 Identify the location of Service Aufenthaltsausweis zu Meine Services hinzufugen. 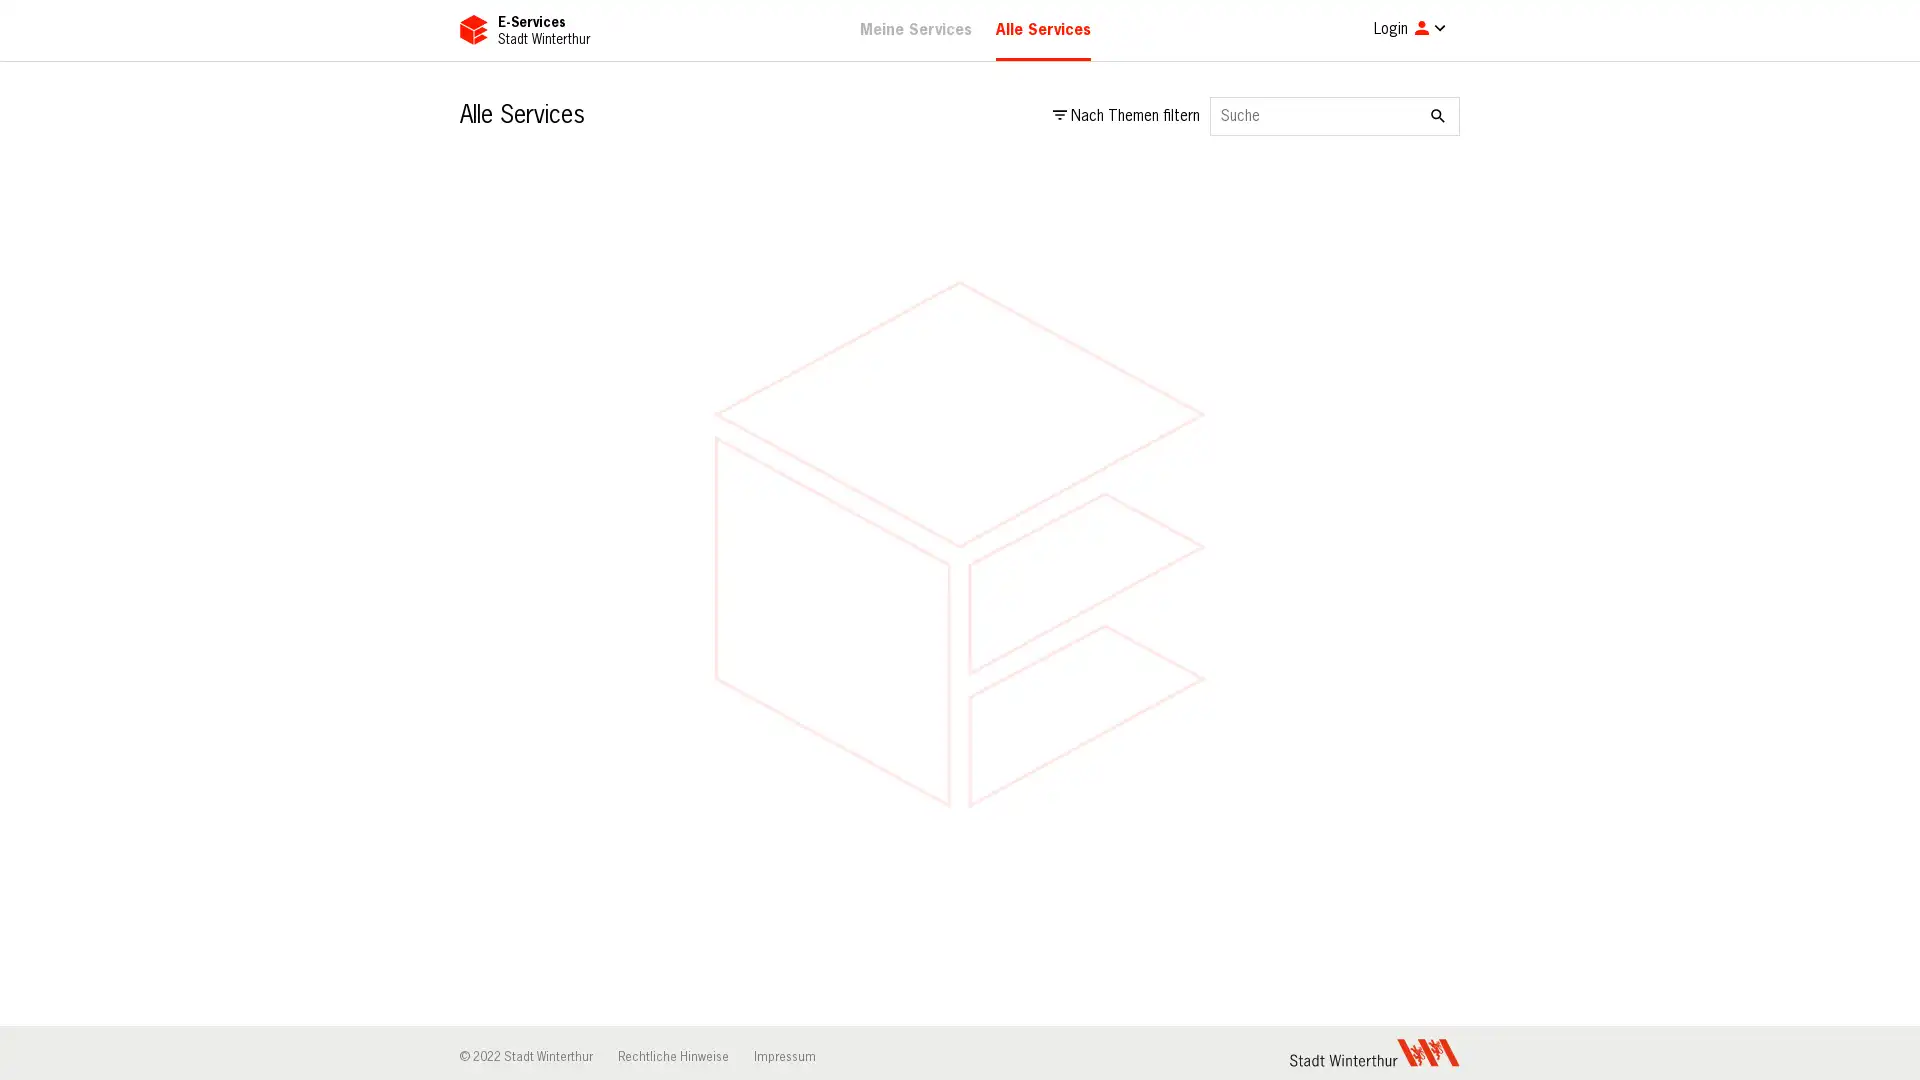
(1089, 626).